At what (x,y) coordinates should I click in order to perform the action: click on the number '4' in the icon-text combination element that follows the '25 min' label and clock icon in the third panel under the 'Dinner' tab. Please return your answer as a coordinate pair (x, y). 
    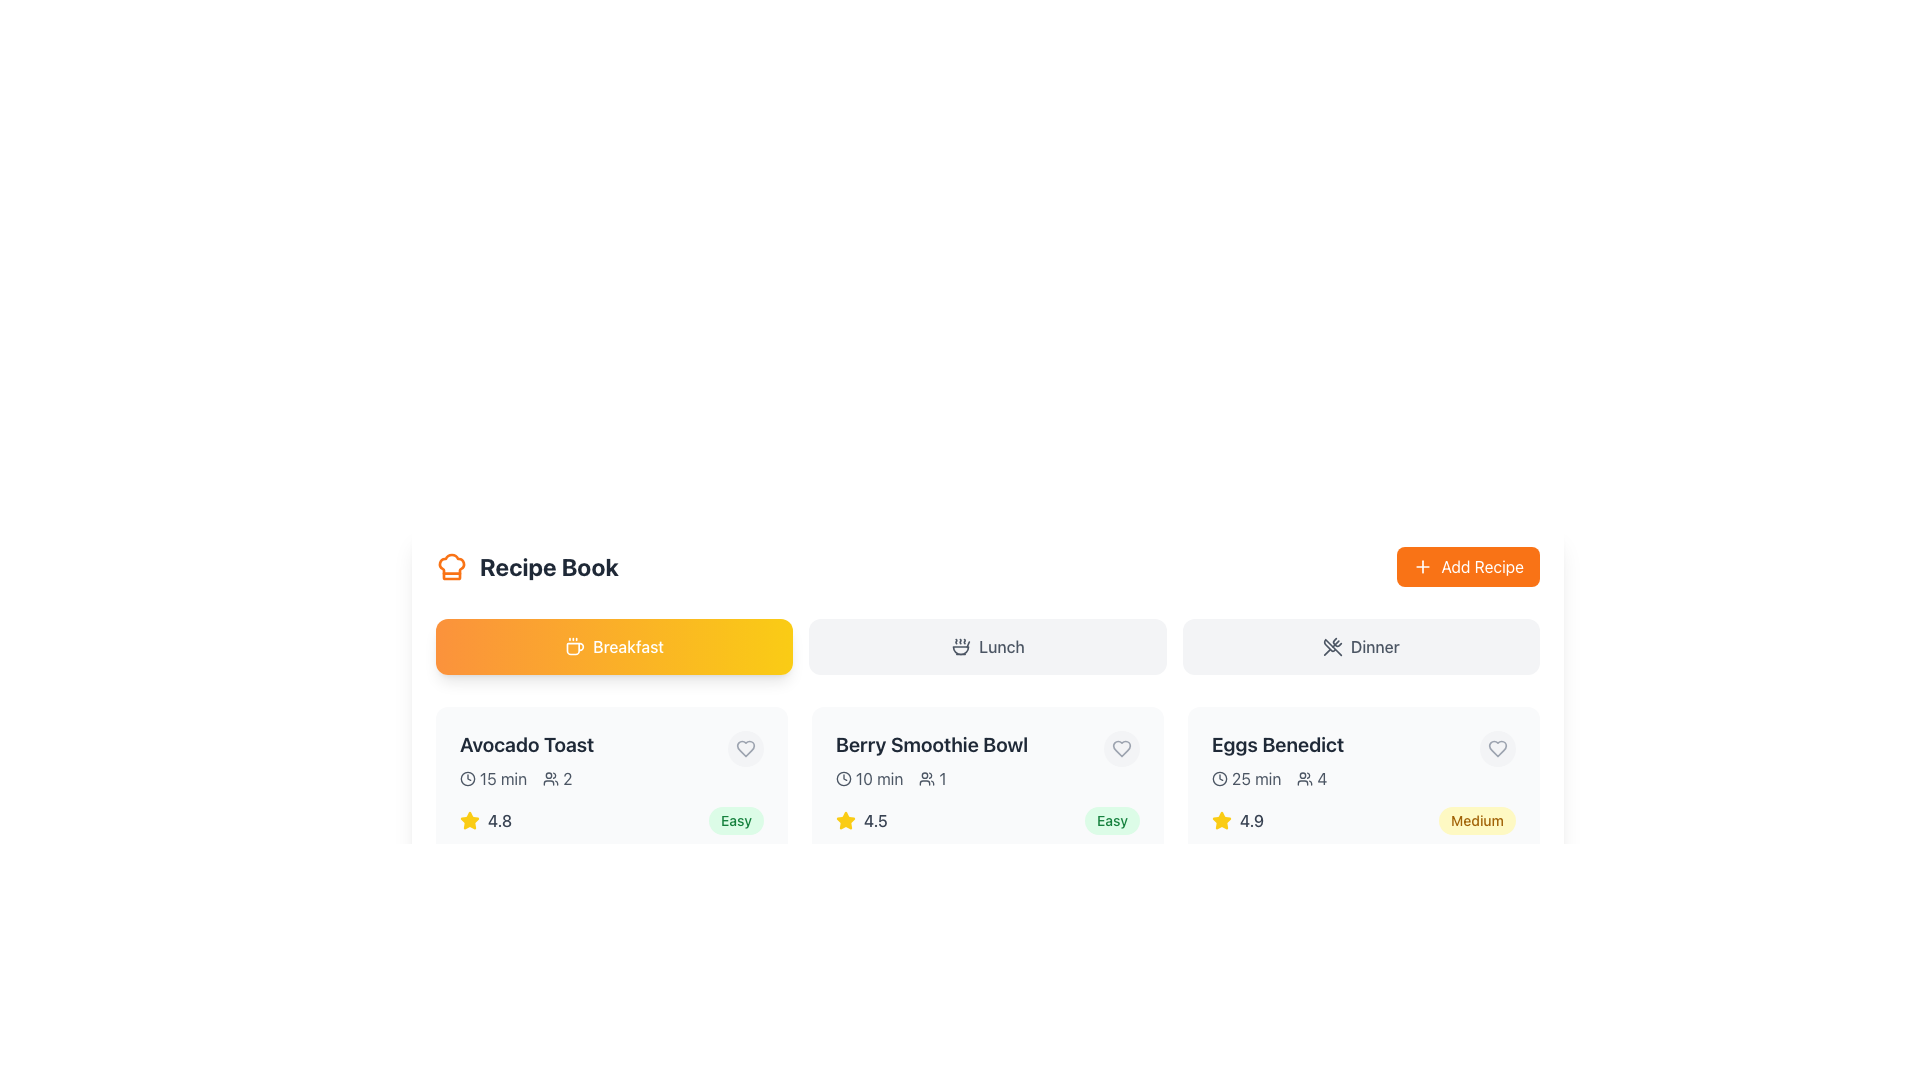
    Looking at the image, I should click on (1312, 778).